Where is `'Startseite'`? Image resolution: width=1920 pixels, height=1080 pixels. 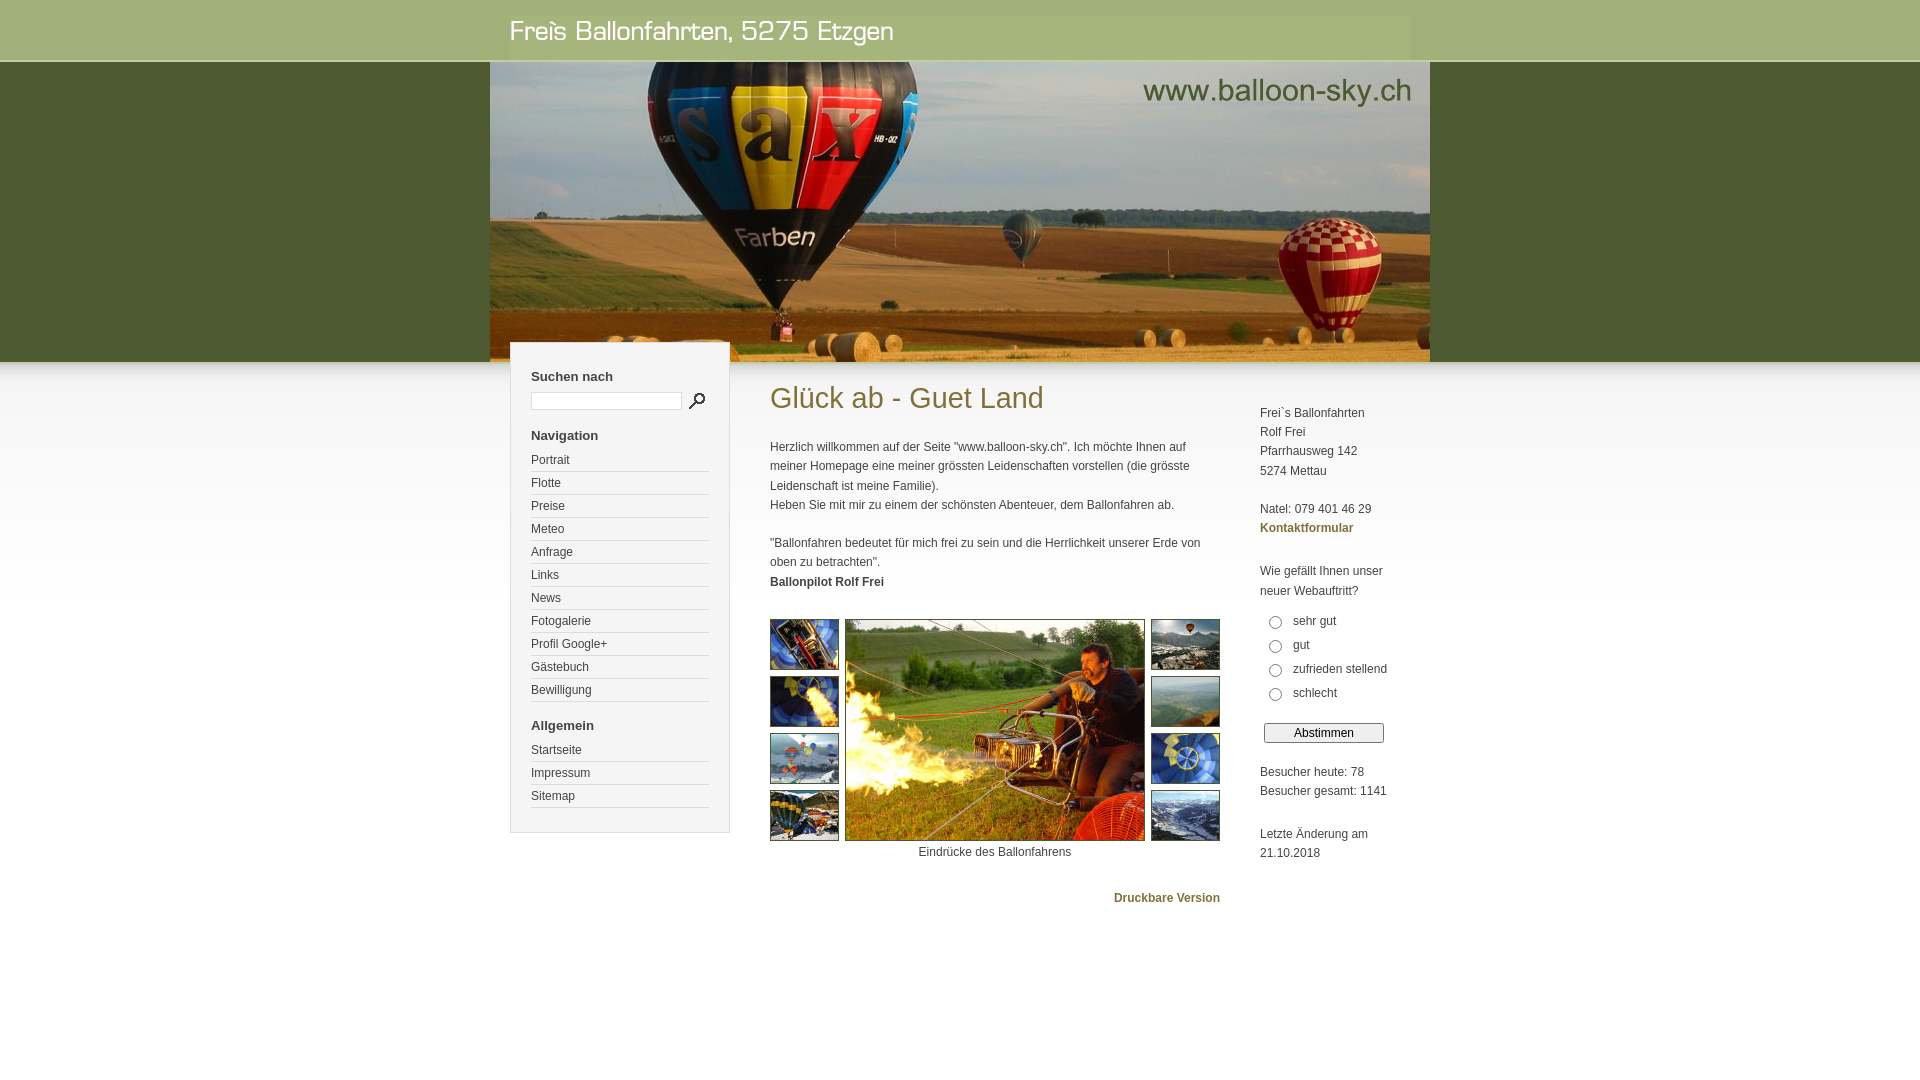 'Startseite' is located at coordinates (618, 750).